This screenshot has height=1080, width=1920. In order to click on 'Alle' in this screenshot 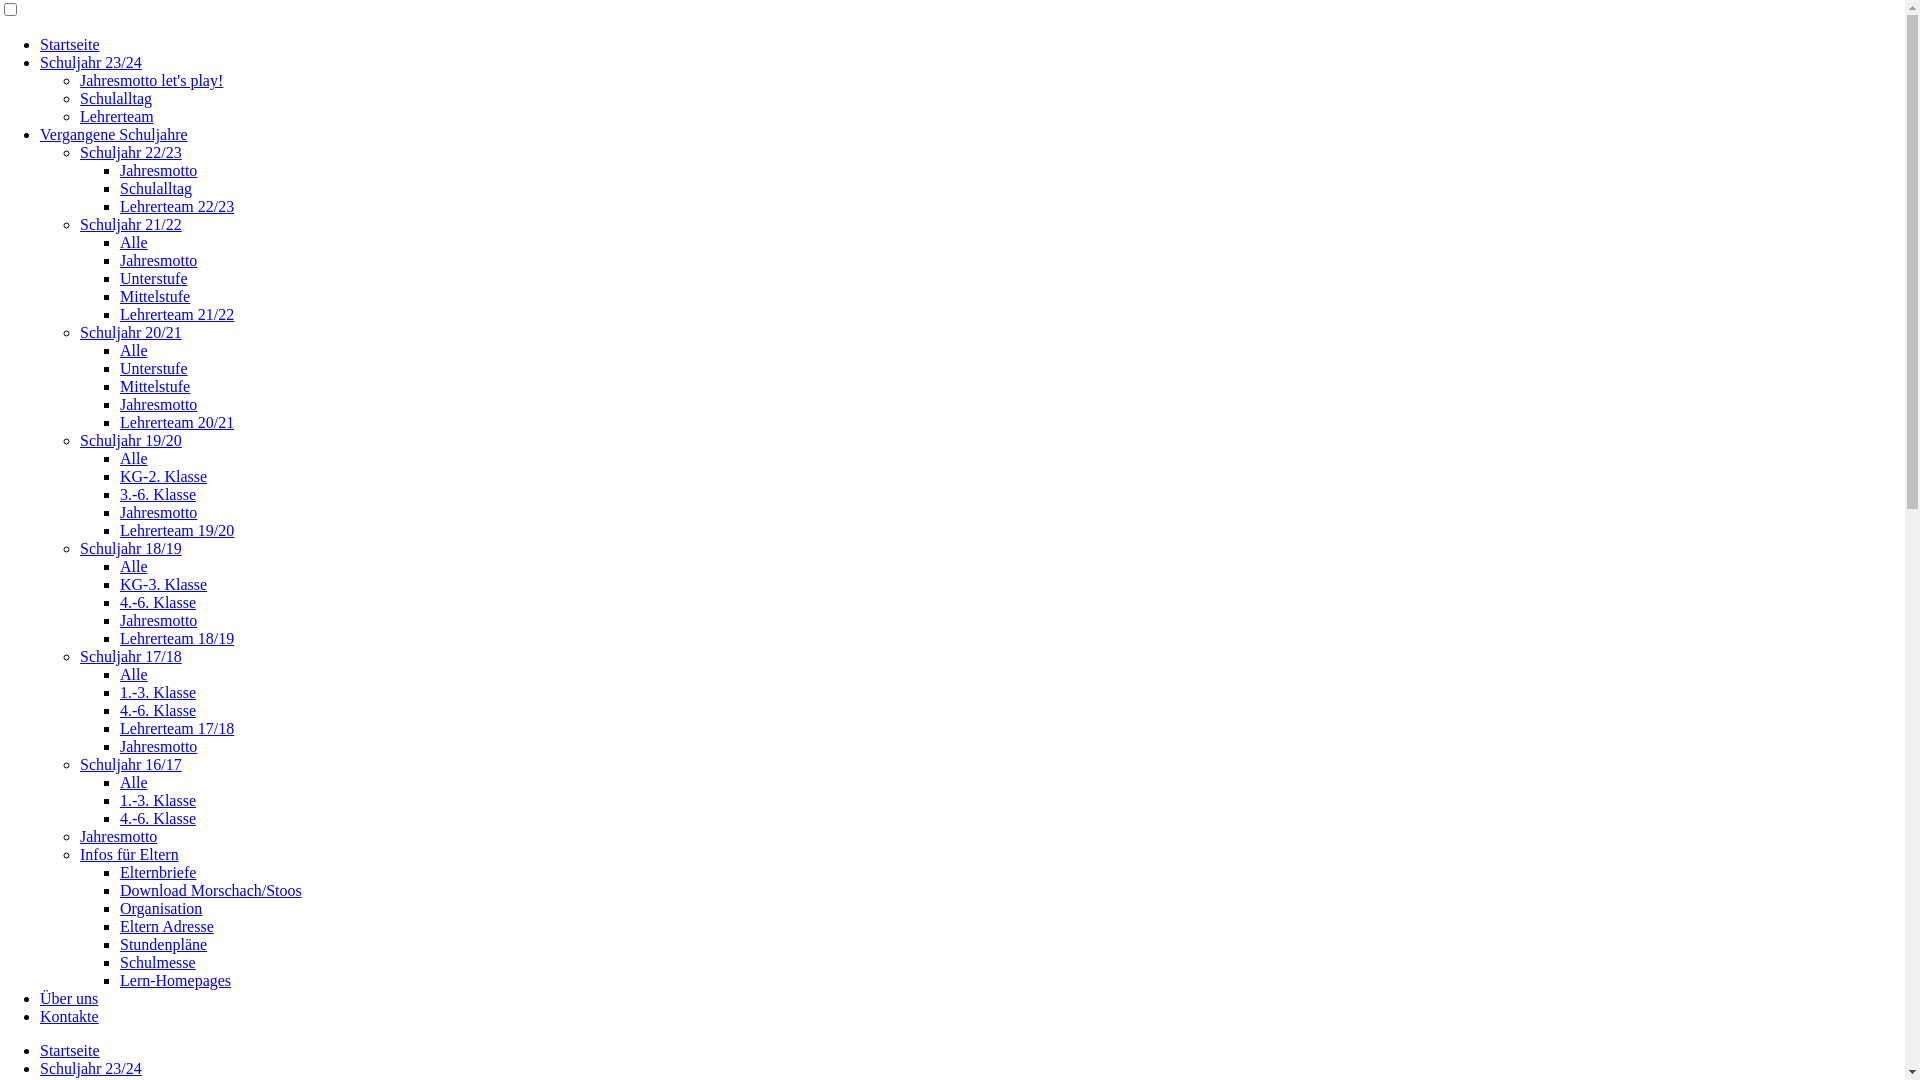, I will do `click(133, 349)`.